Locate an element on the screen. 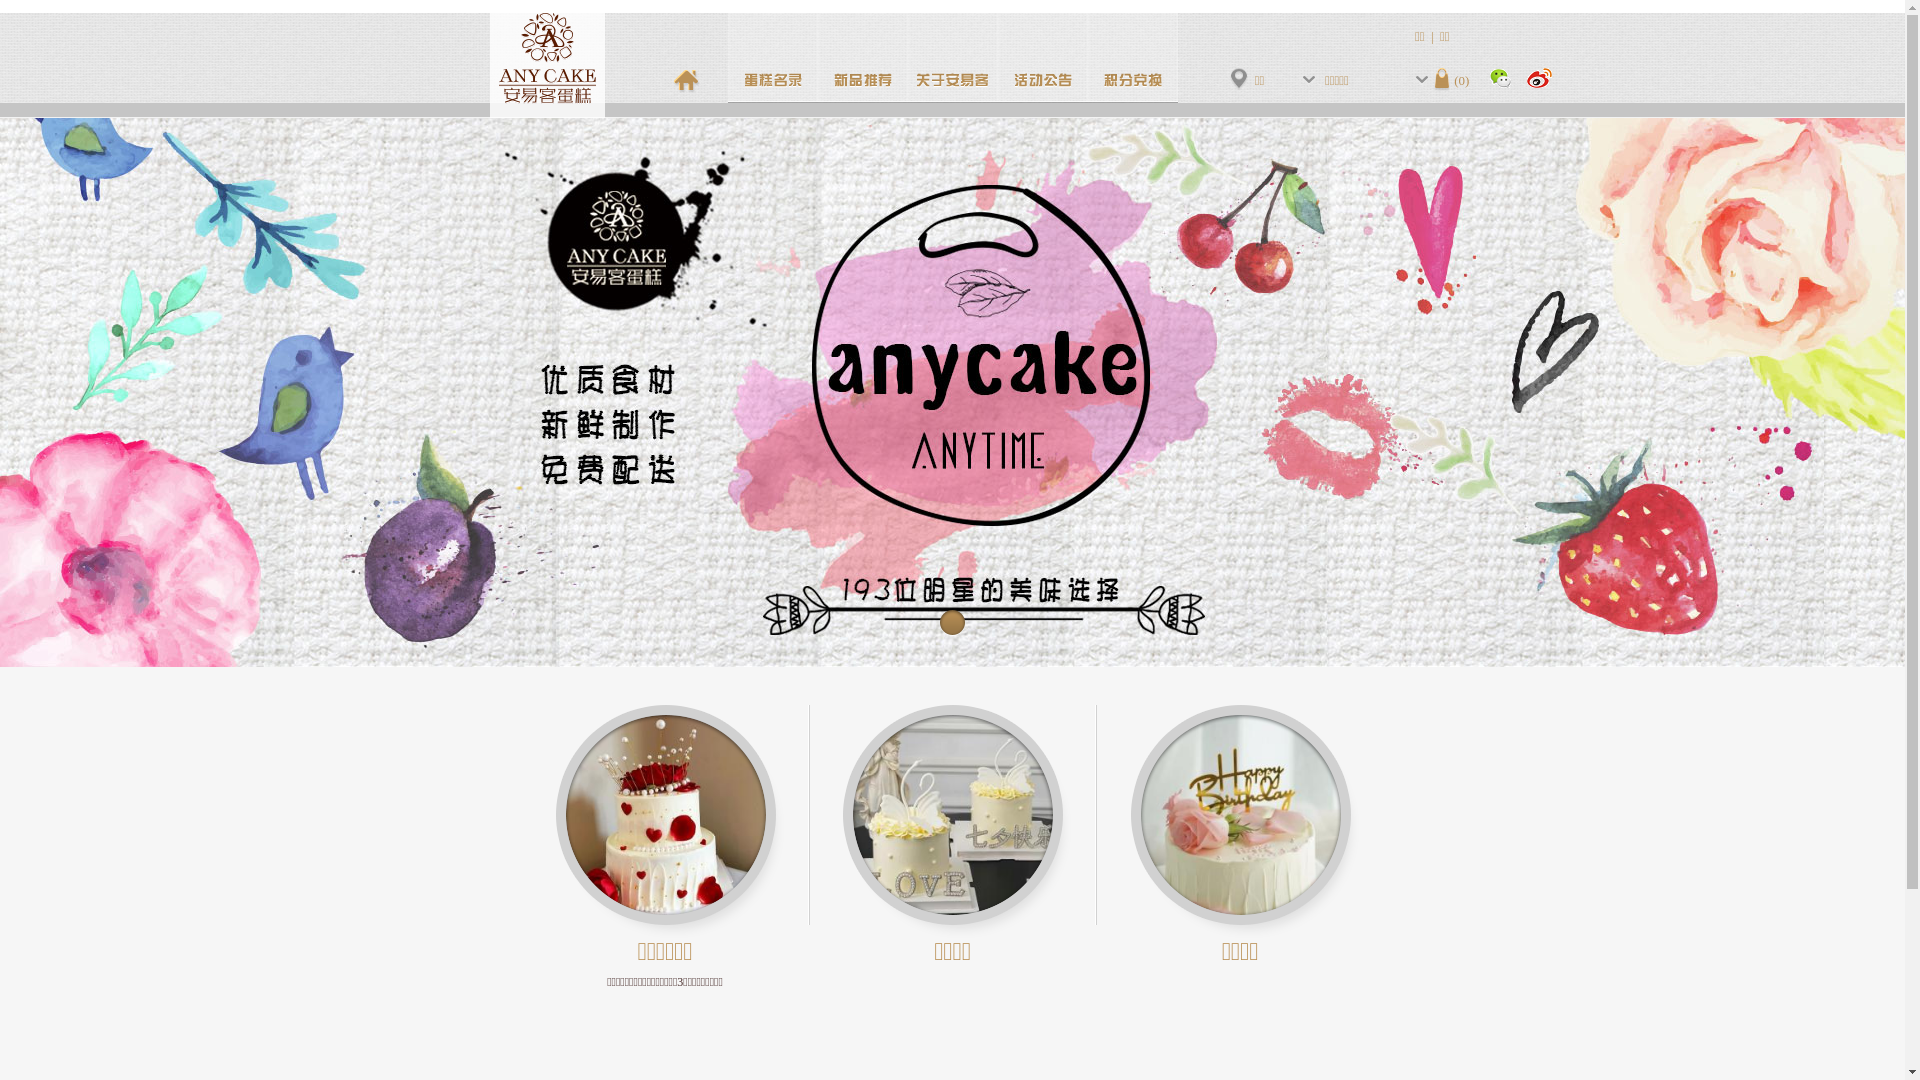 Image resolution: width=1920 pixels, height=1080 pixels. '(0)' is located at coordinates (1451, 78).